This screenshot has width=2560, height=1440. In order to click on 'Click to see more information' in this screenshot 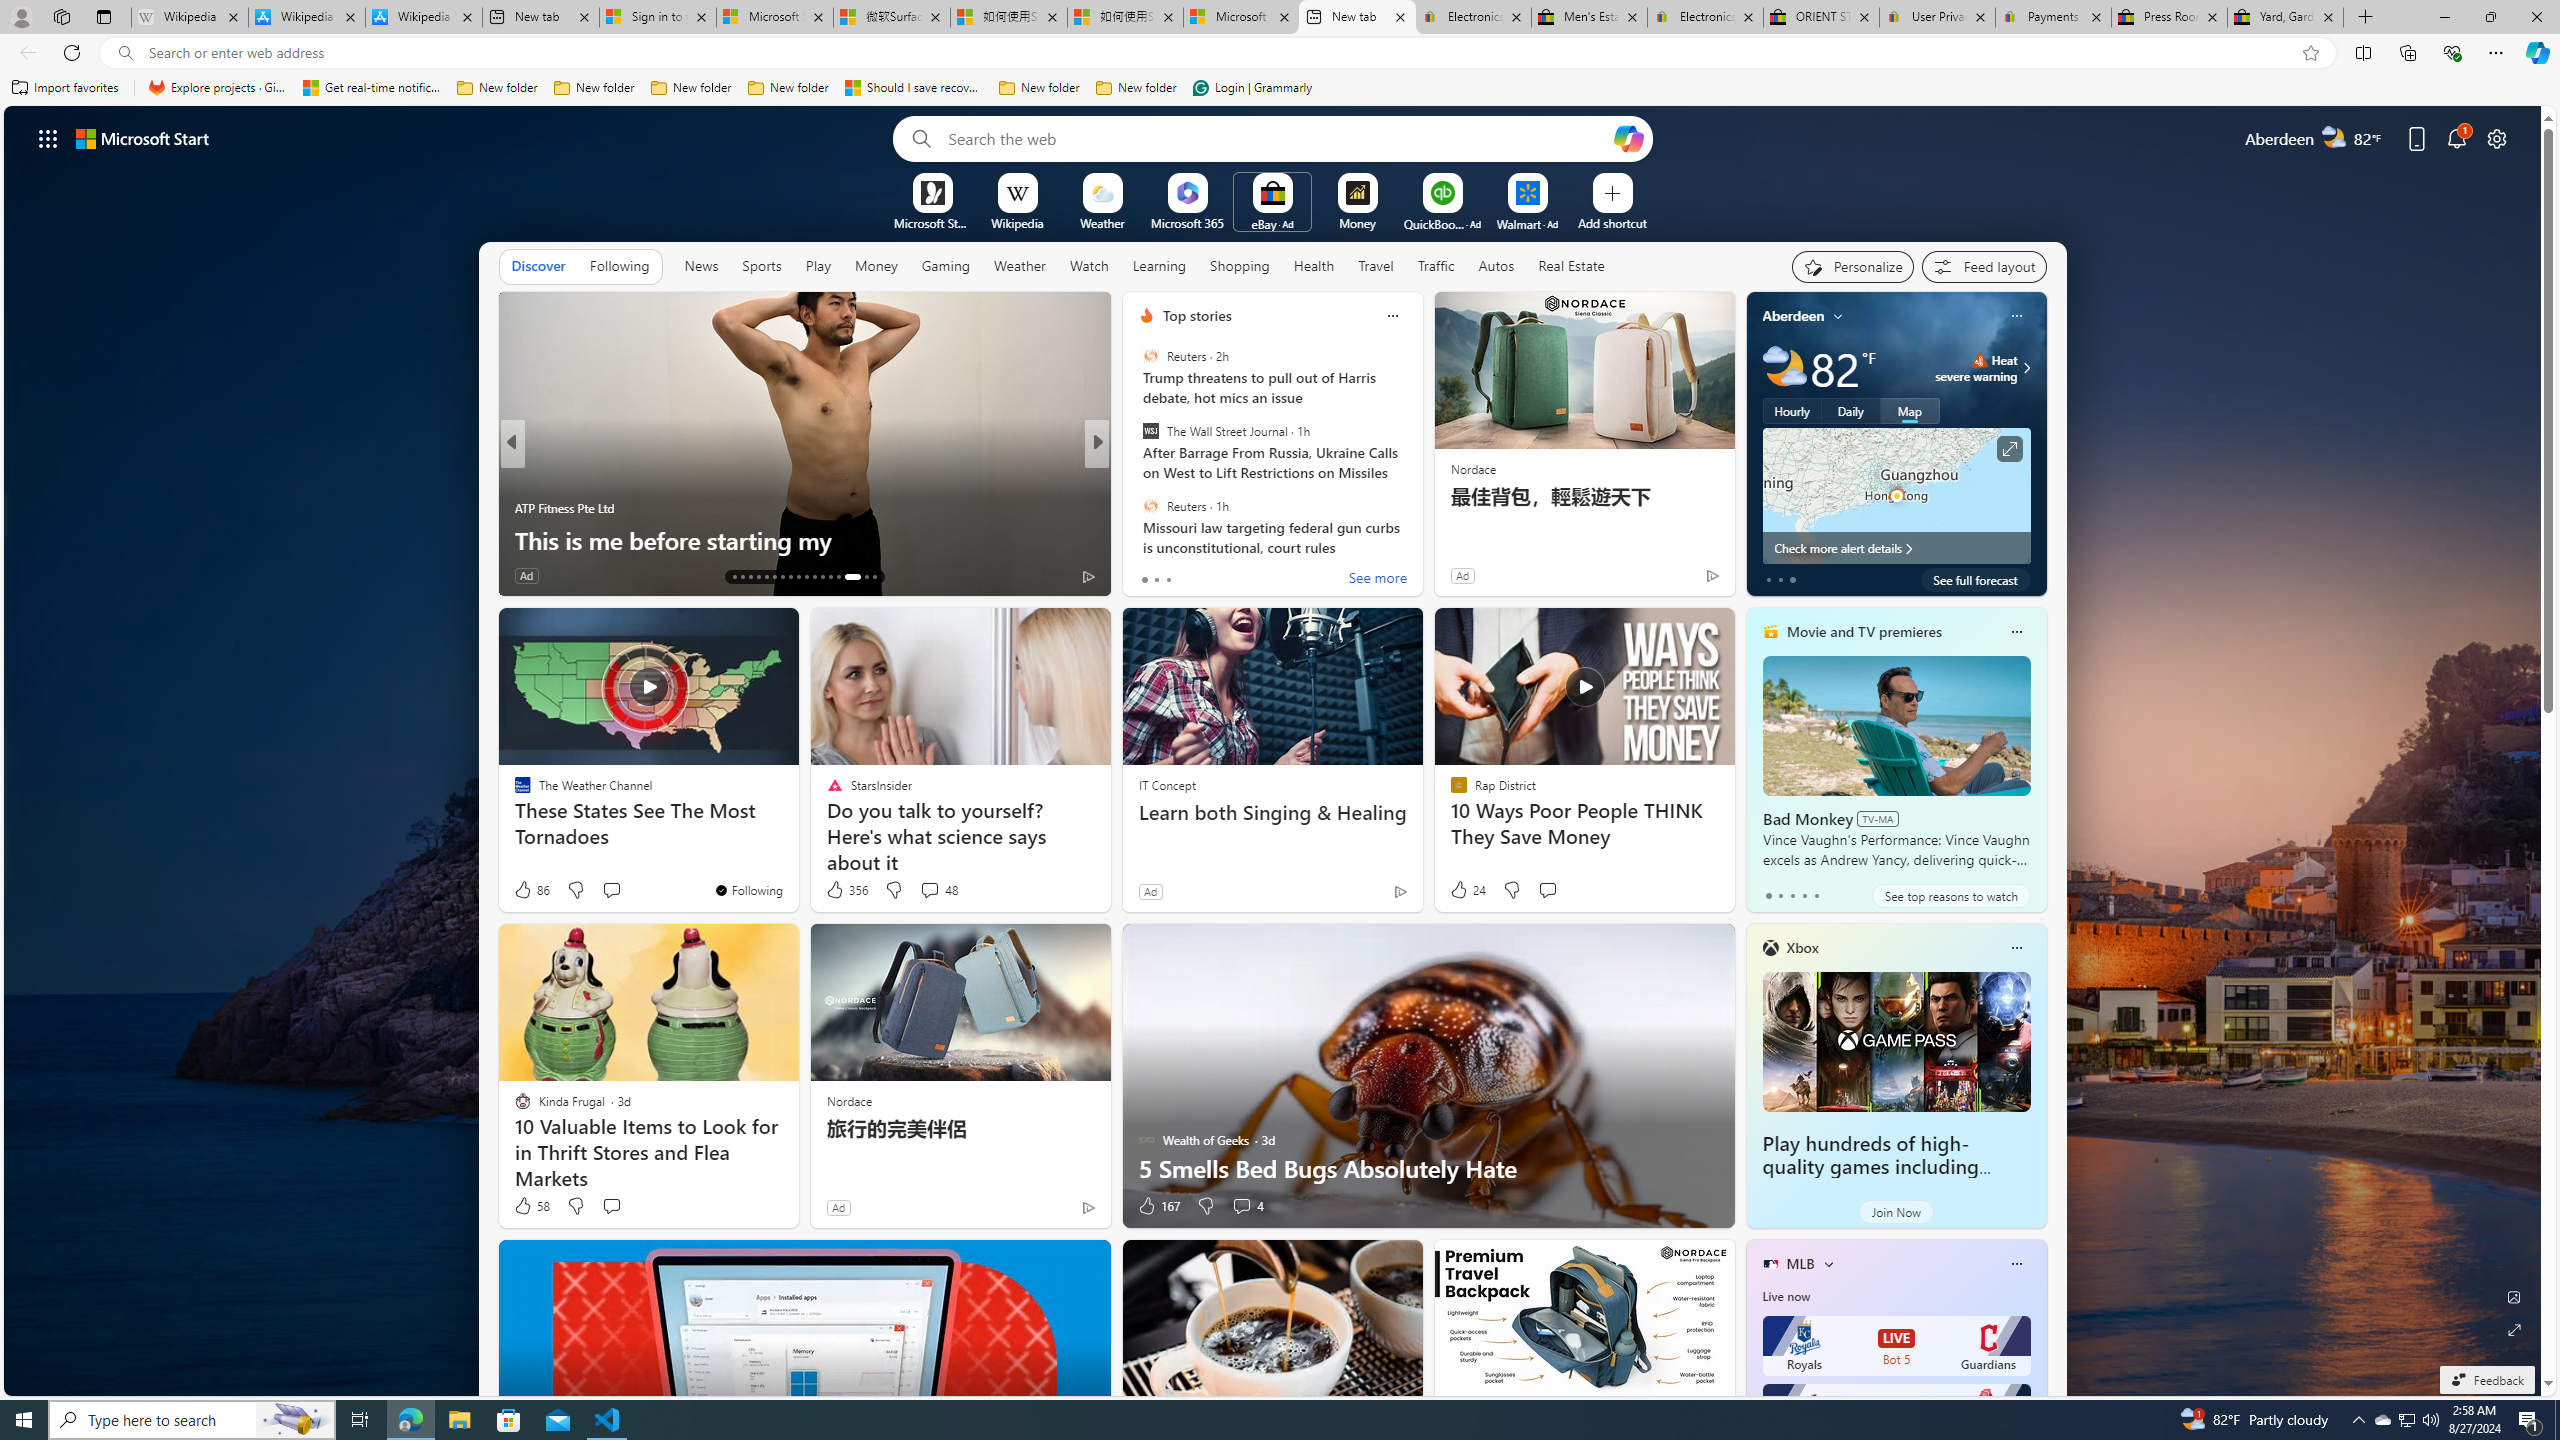, I will do `click(2009, 448)`.